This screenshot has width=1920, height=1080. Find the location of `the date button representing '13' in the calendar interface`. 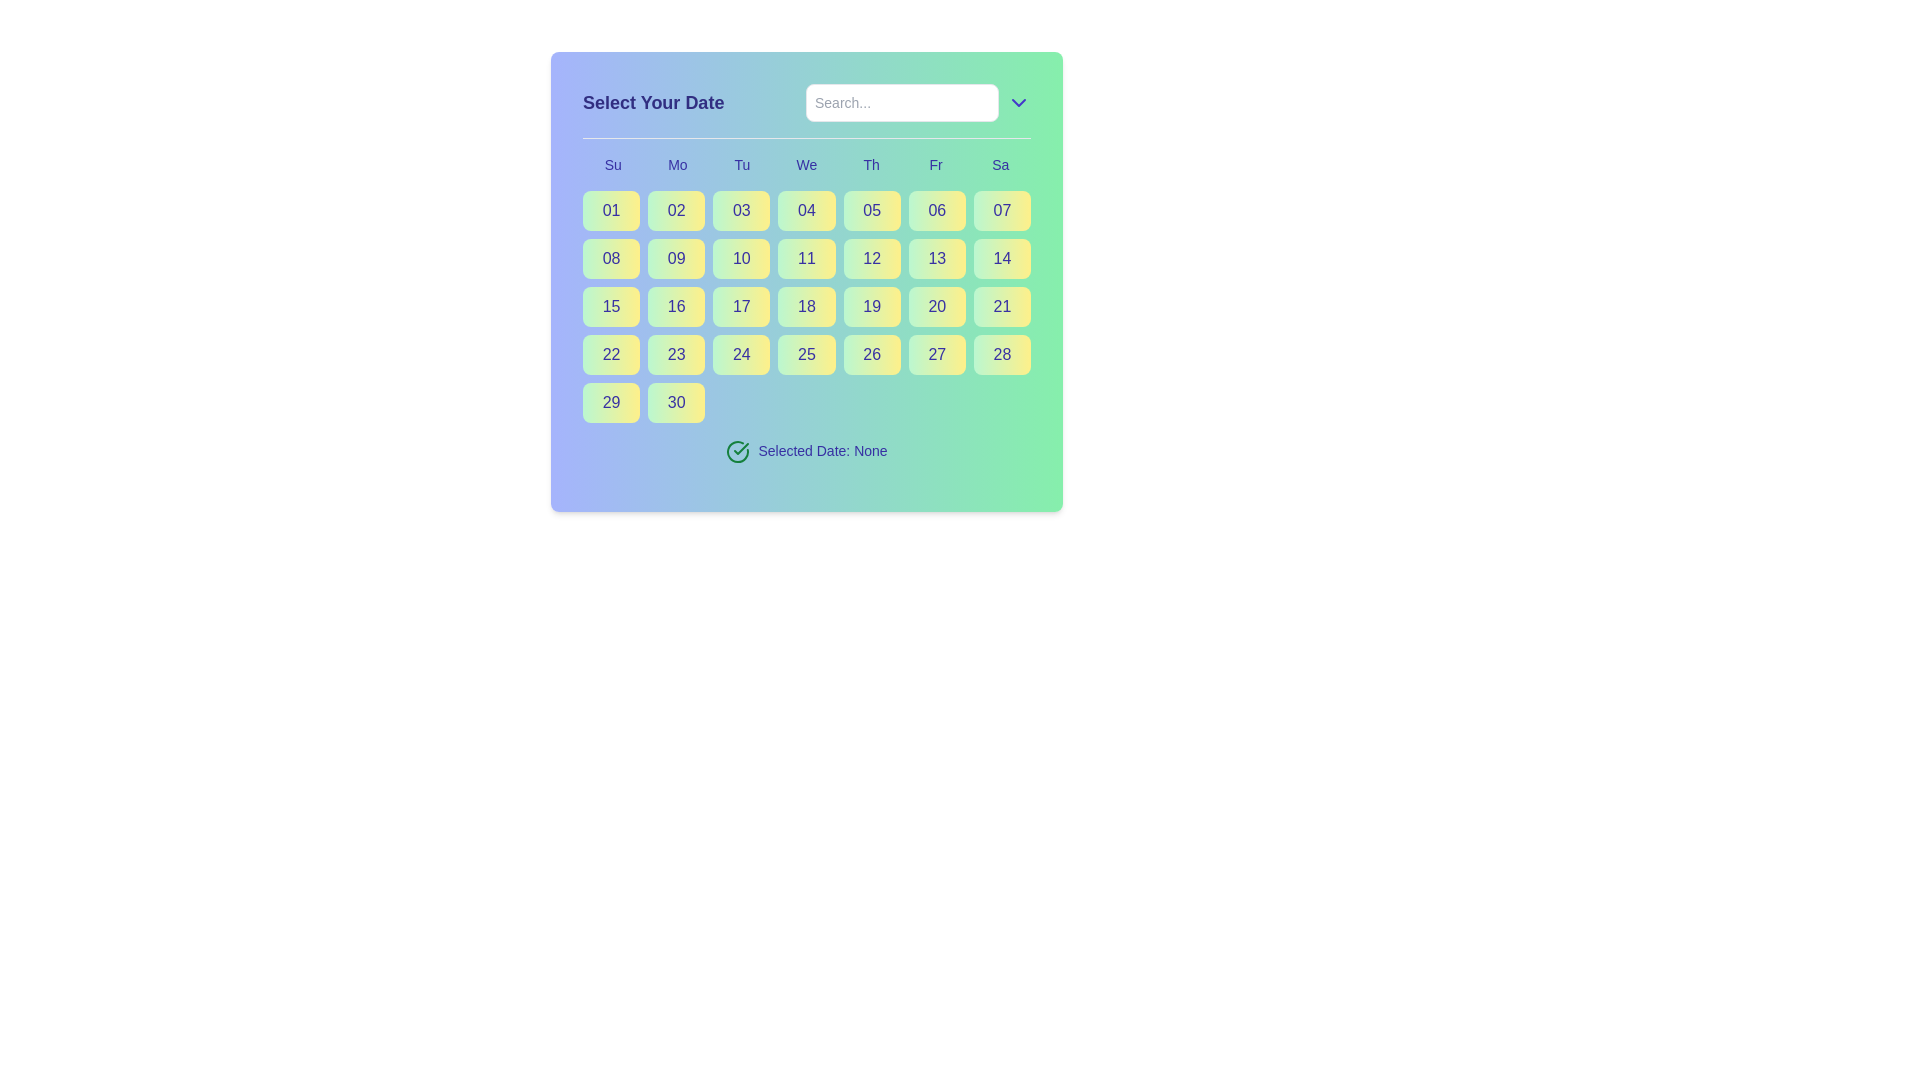

the date button representing '13' in the calendar interface is located at coordinates (935, 257).